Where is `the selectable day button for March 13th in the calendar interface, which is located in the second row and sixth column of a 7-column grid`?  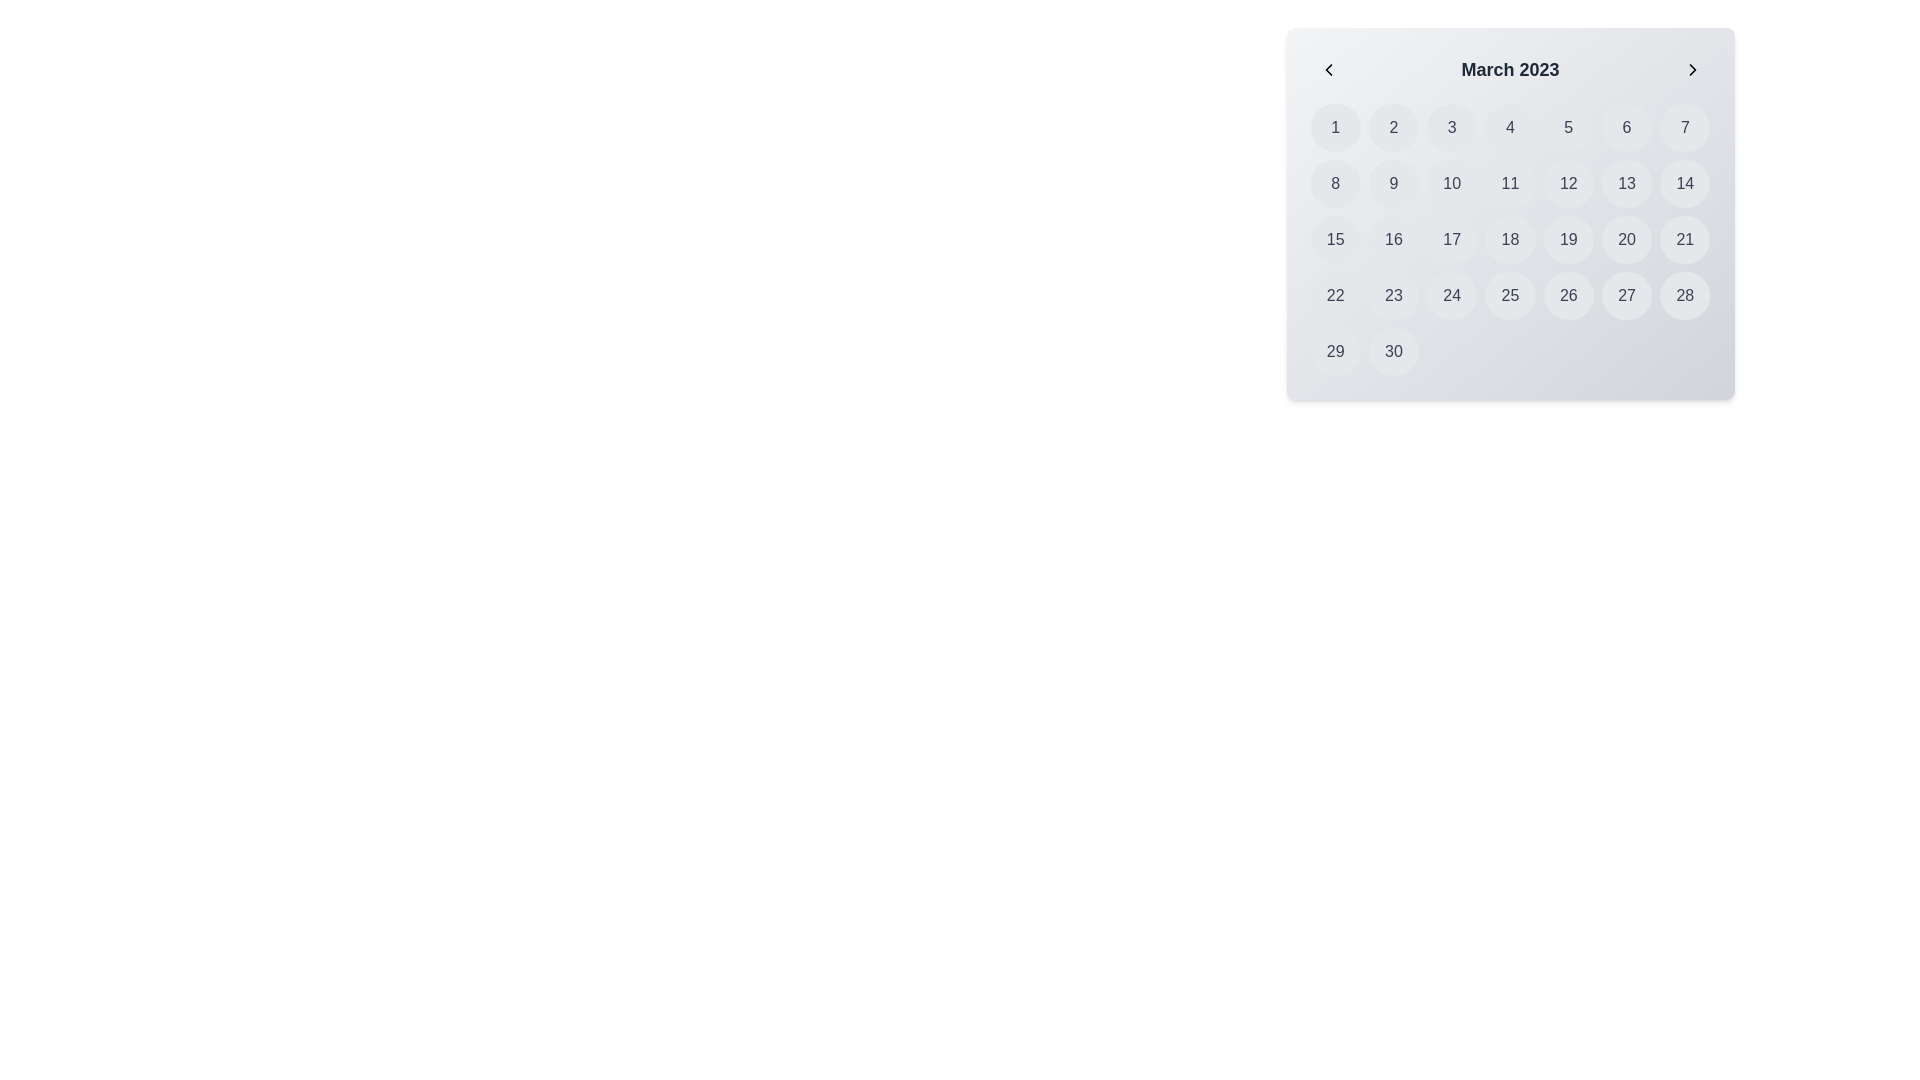
the selectable day button for March 13th in the calendar interface, which is located in the second row and sixth column of a 7-column grid is located at coordinates (1627, 184).